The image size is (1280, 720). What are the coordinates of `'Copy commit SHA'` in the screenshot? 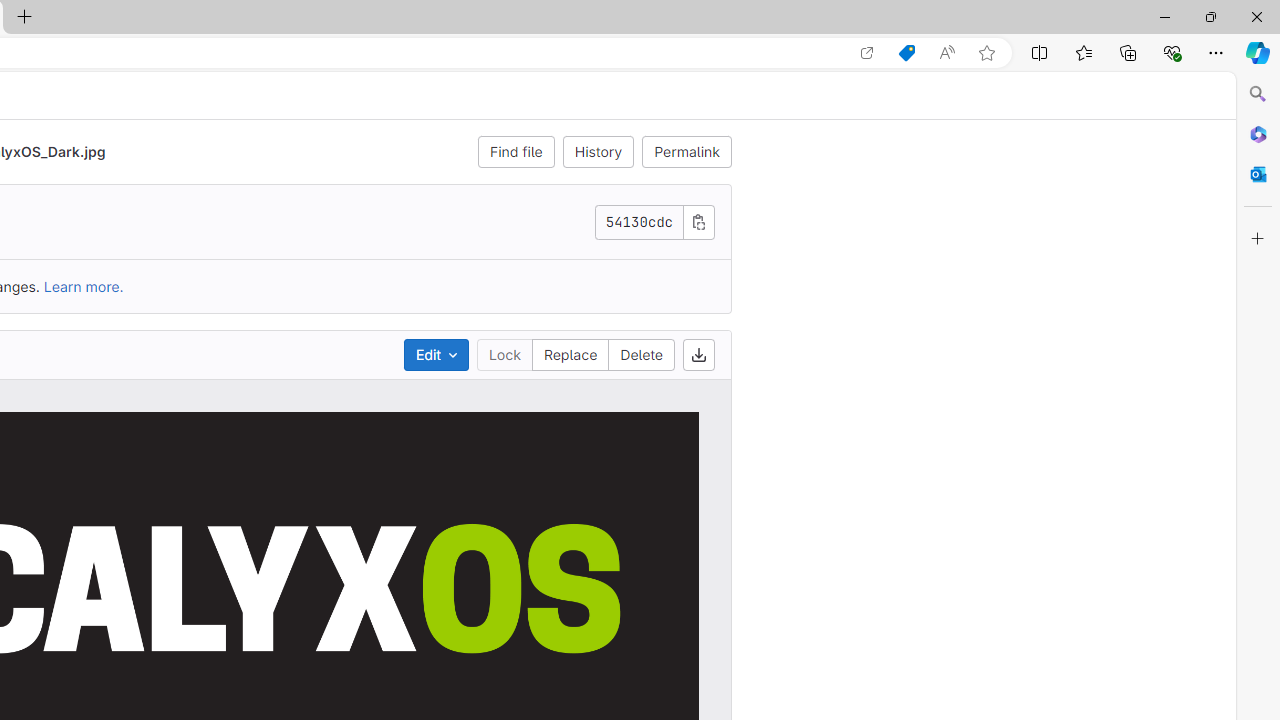 It's located at (699, 221).